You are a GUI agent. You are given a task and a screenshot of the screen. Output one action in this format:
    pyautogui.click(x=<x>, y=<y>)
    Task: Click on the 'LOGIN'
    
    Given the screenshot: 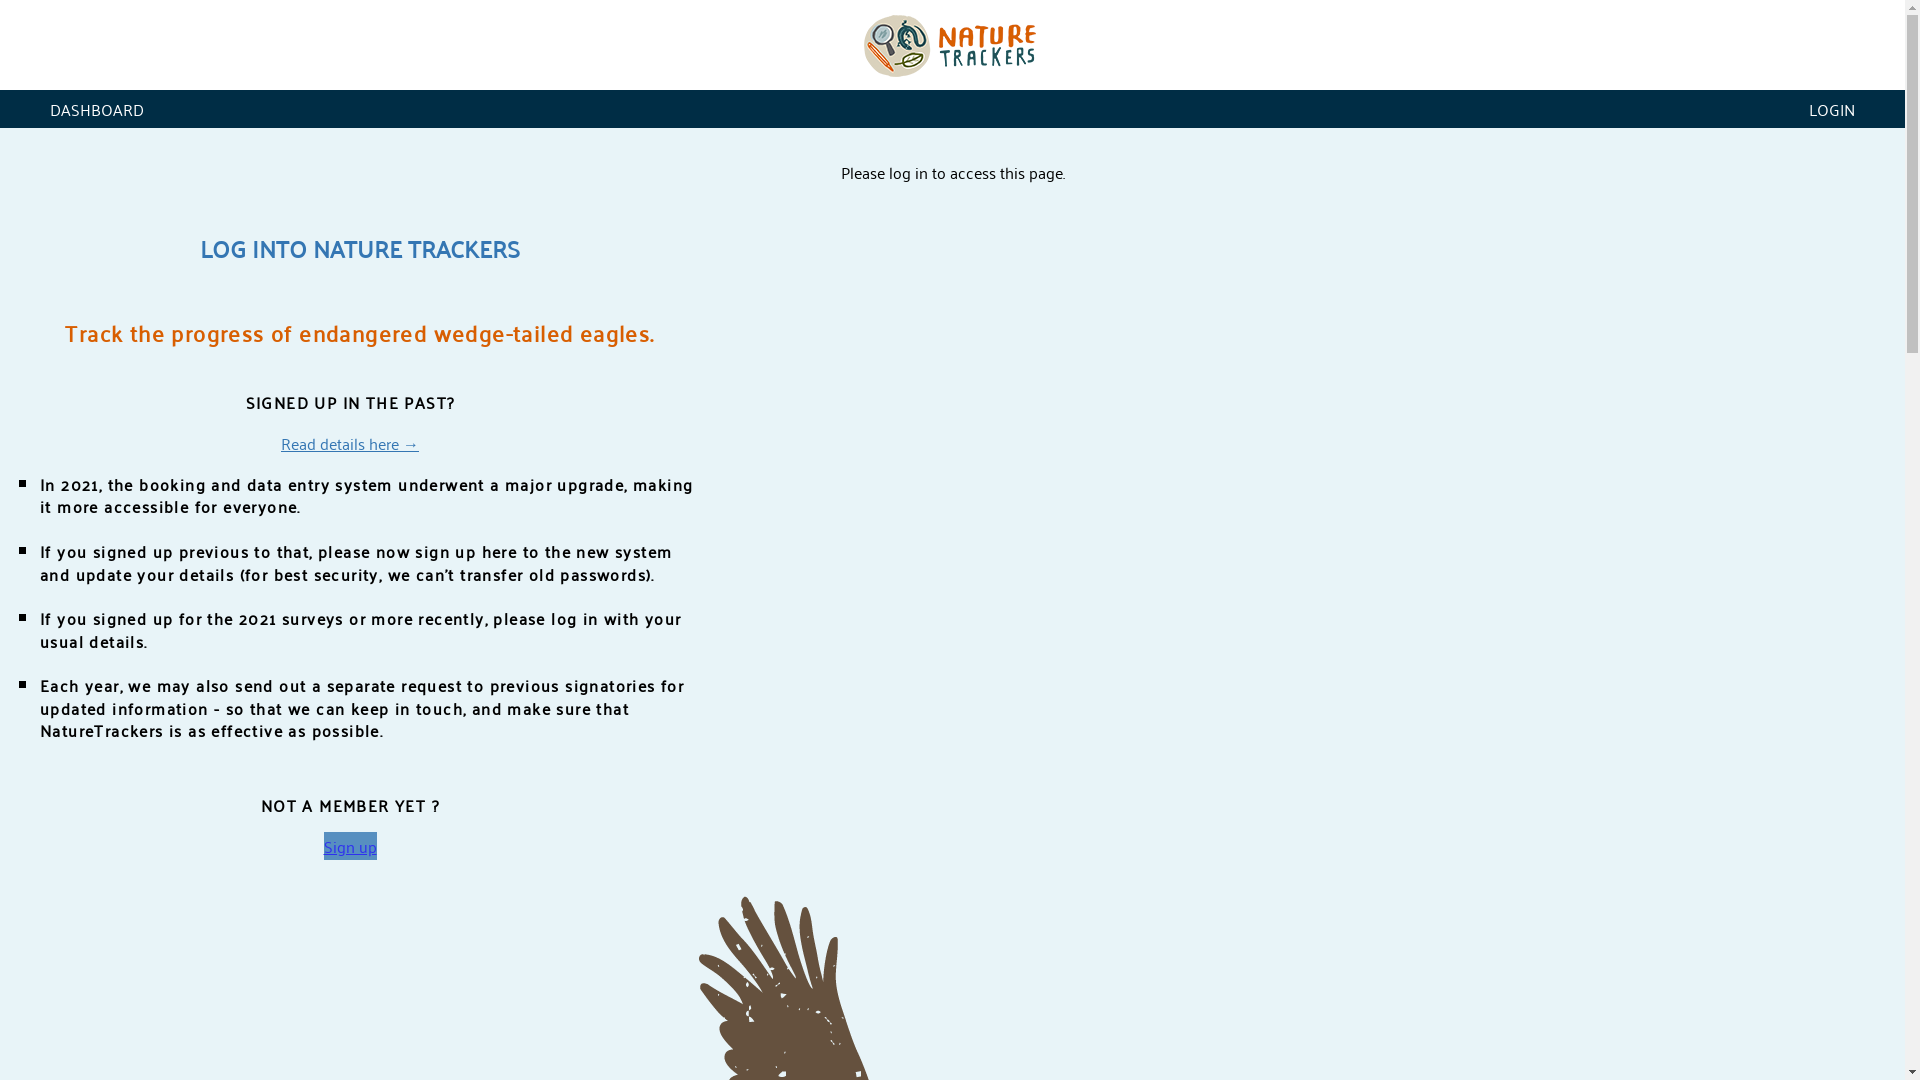 What is the action you would take?
    pyautogui.click(x=1832, y=108)
    